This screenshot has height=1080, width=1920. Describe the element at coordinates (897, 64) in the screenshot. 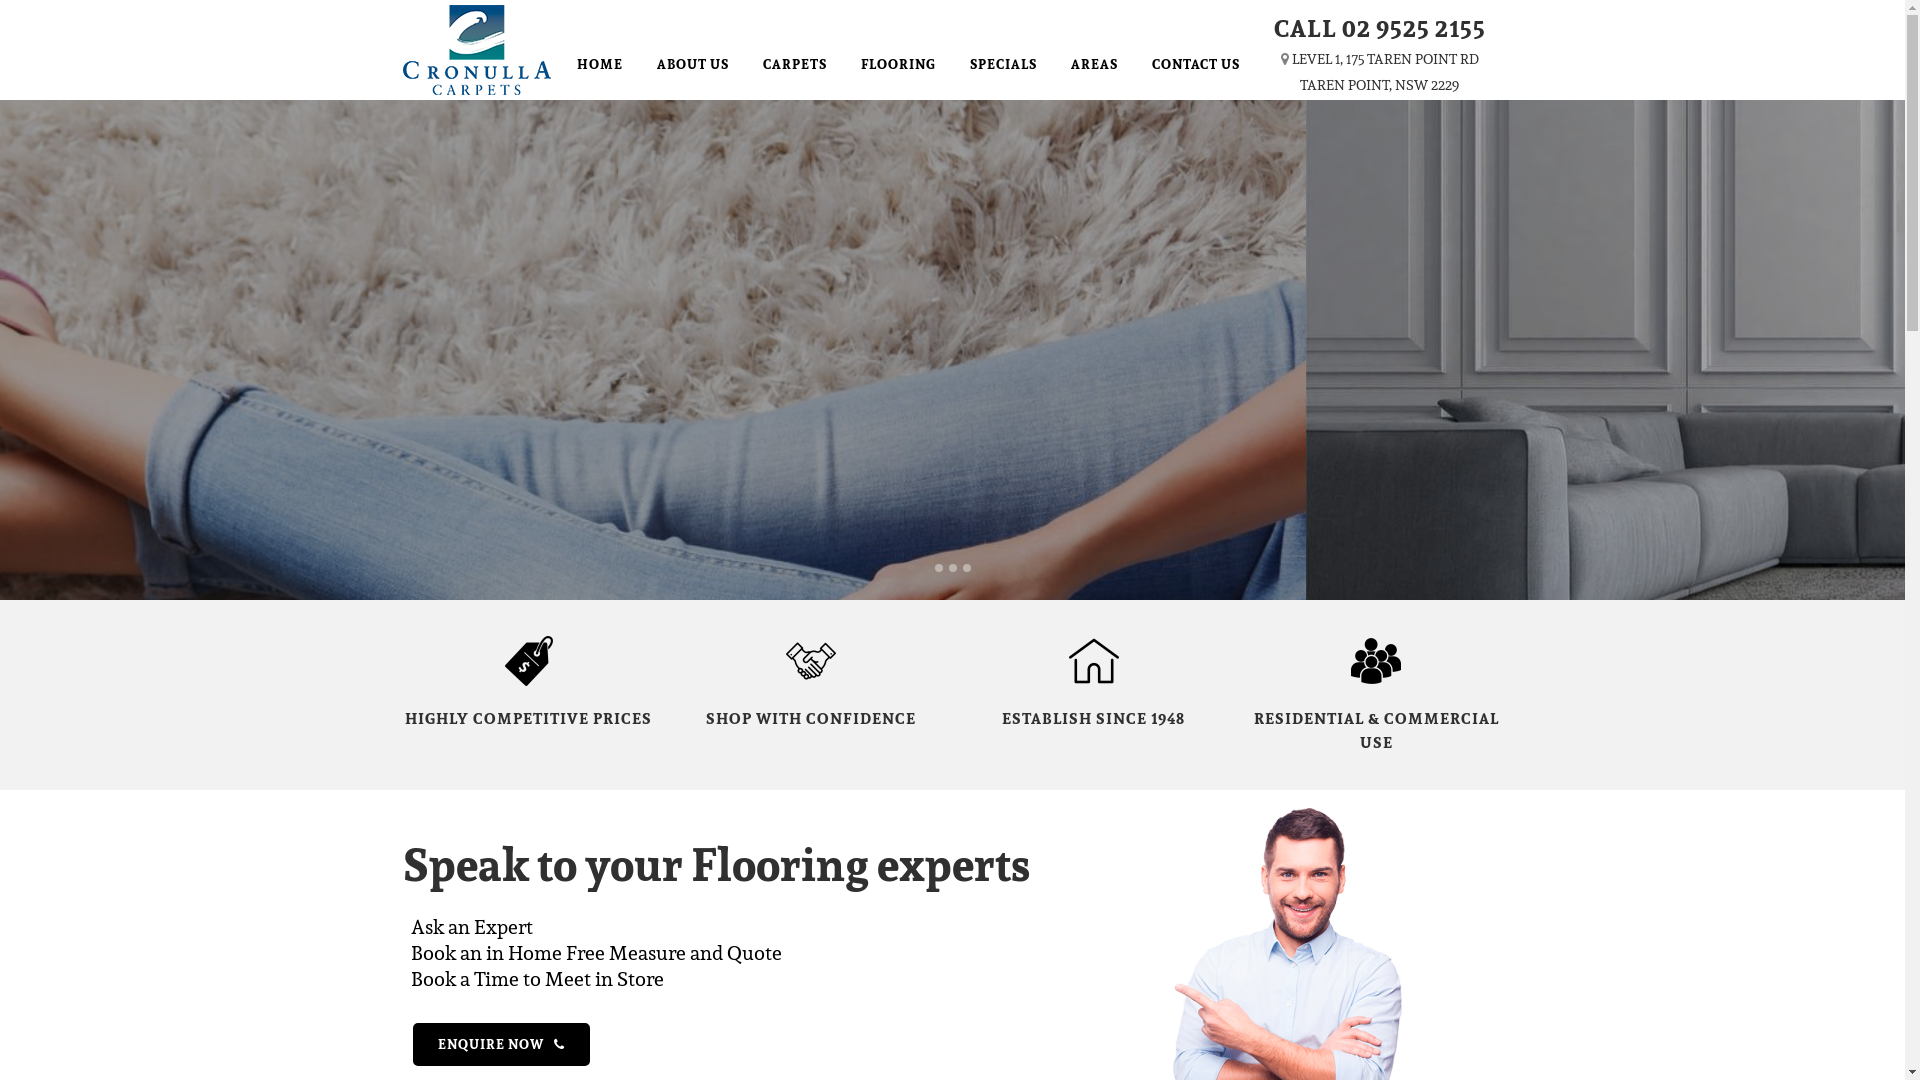

I see `'FLOORING'` at that location.